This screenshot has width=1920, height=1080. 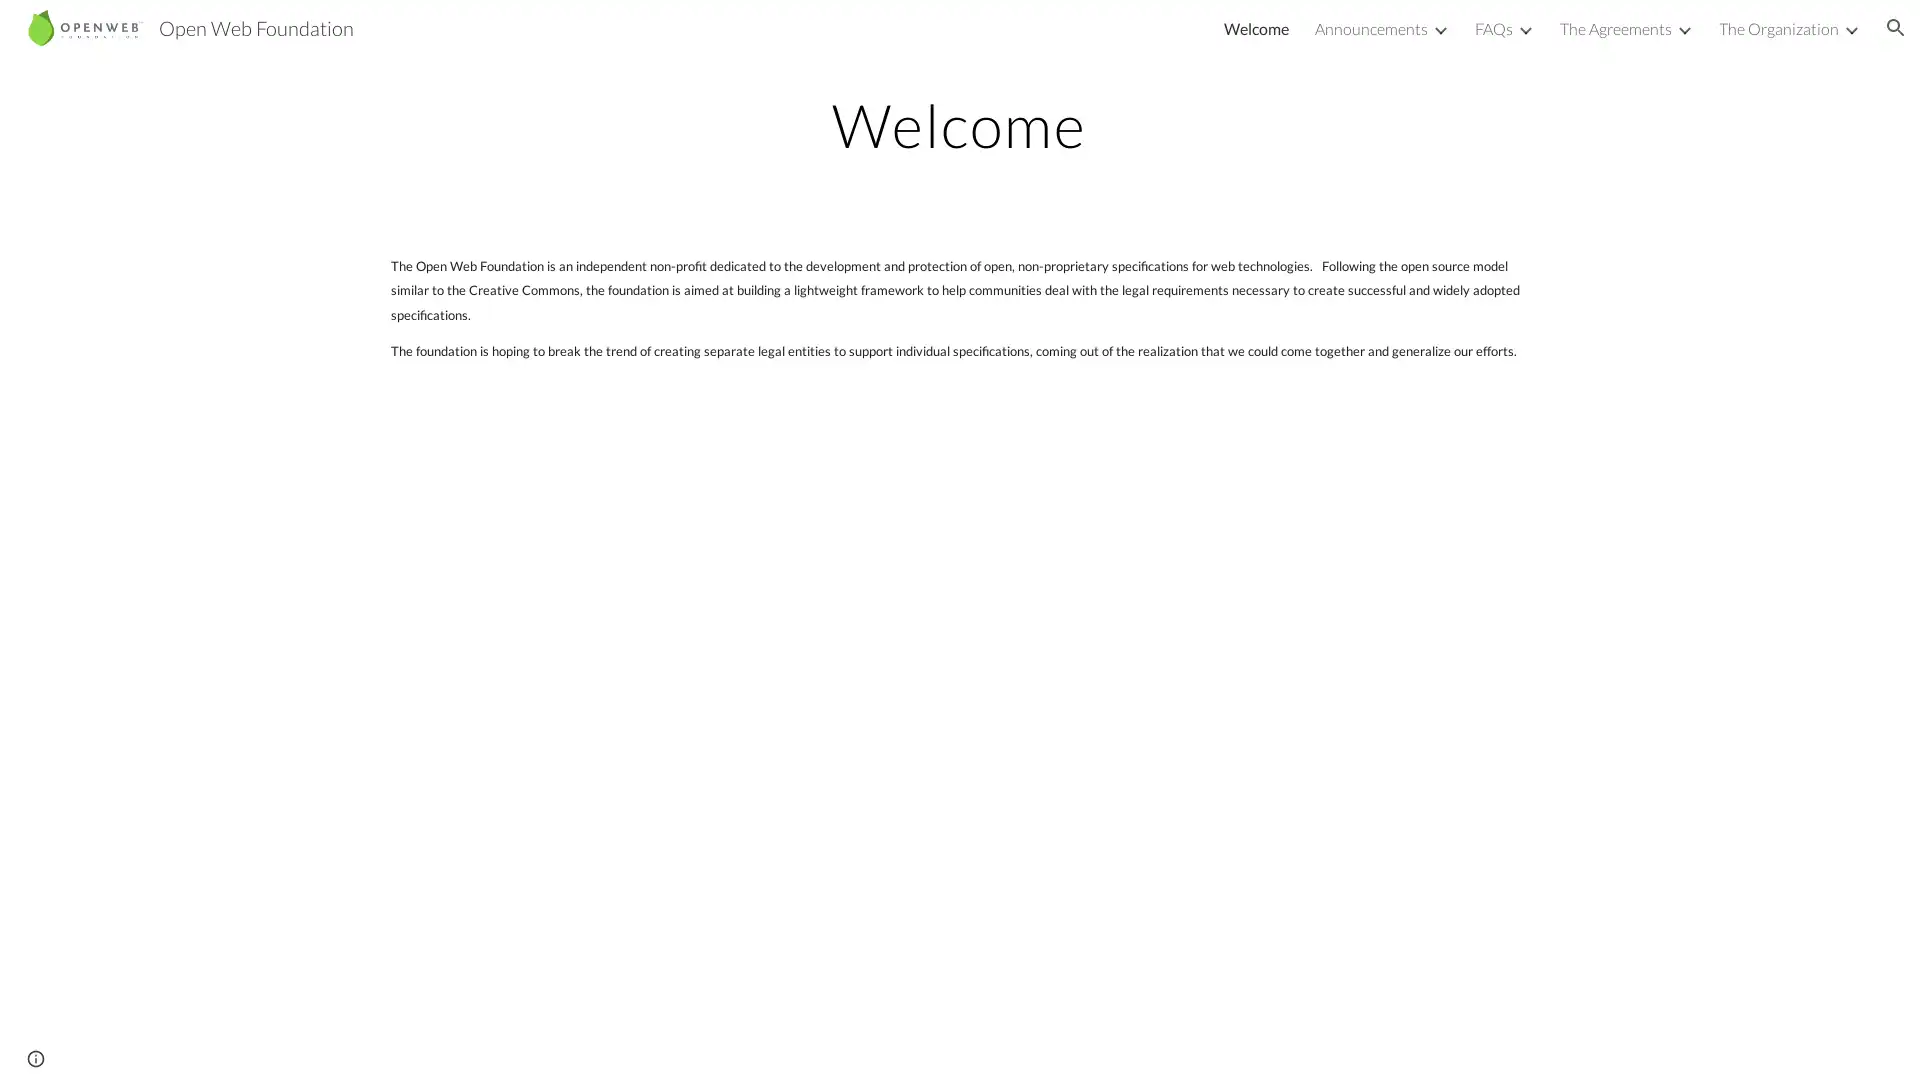 What do you see at coordinates (154, 1044) in the screenshot?
I see `Google Sites` at bounding box center [154, 1044].